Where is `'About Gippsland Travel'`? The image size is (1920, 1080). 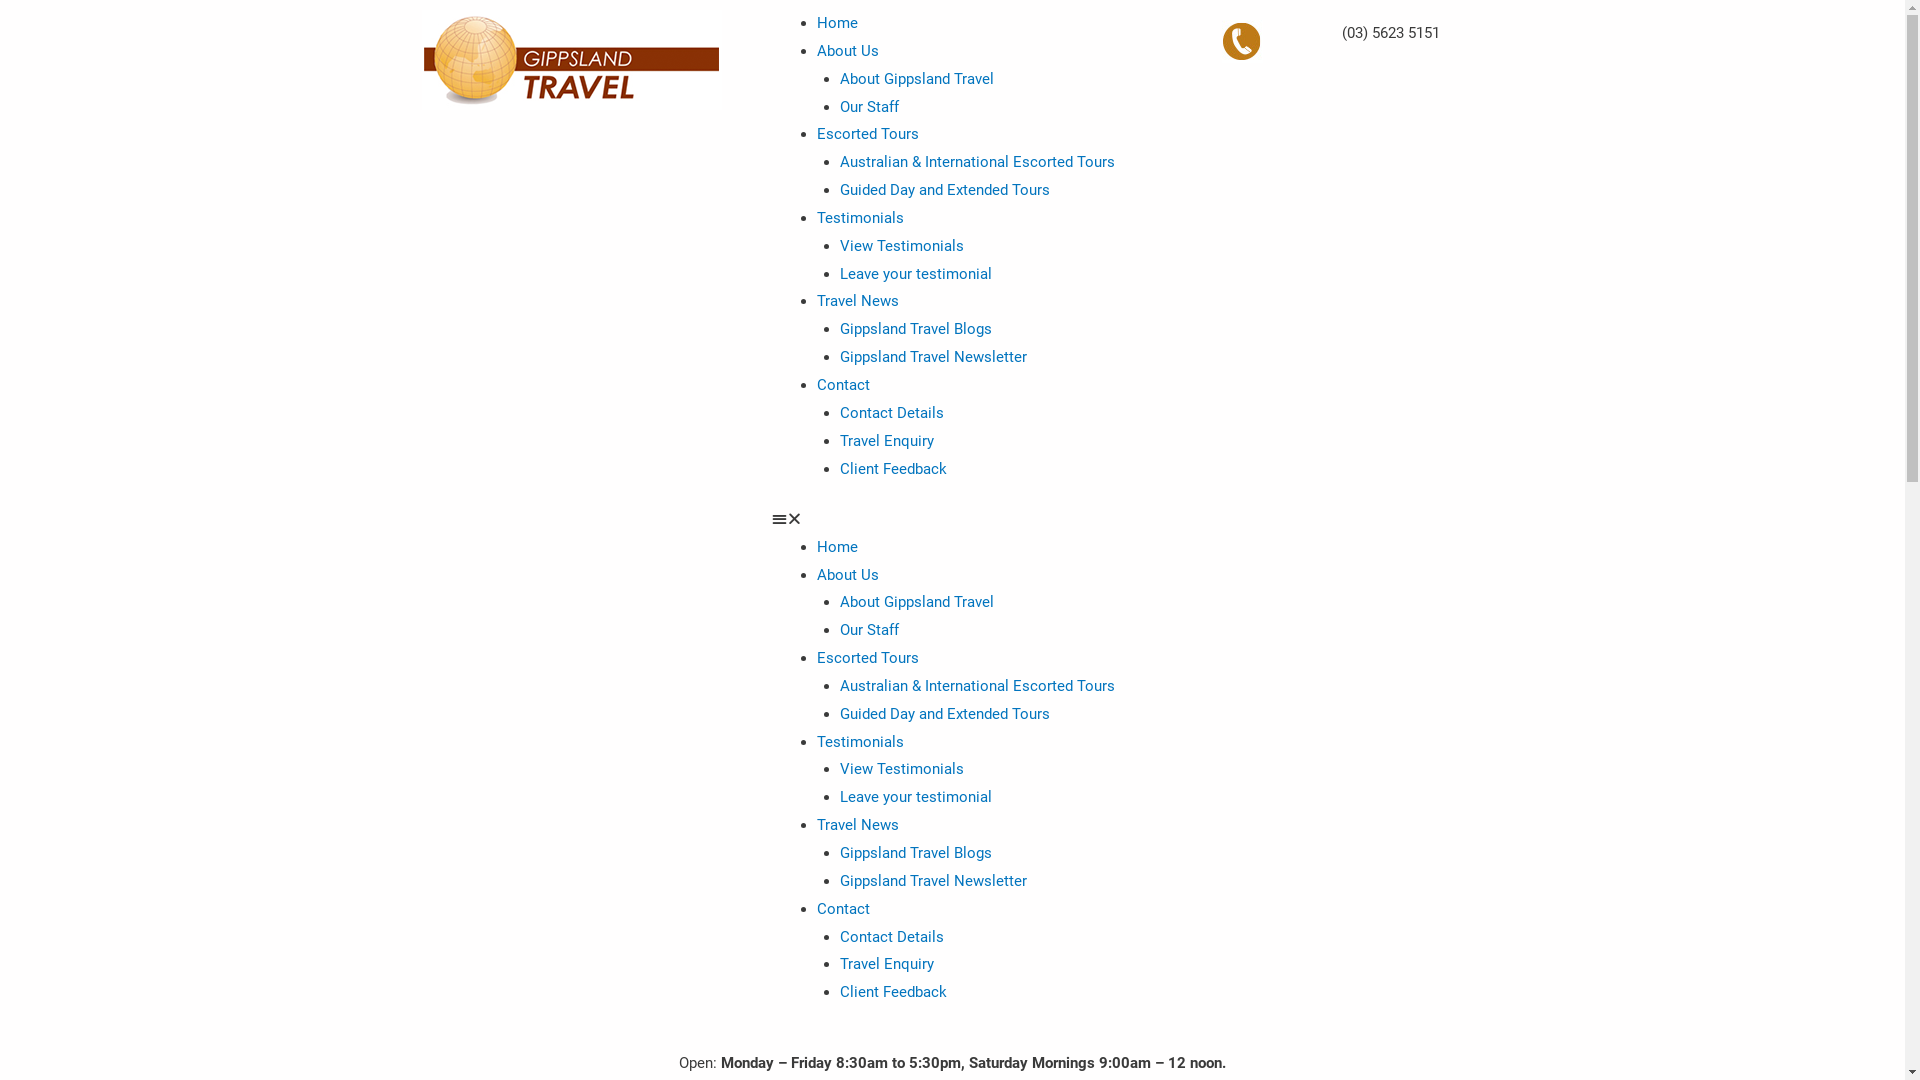 'About Gippsland Travel' is located at coordinates (915, 600).